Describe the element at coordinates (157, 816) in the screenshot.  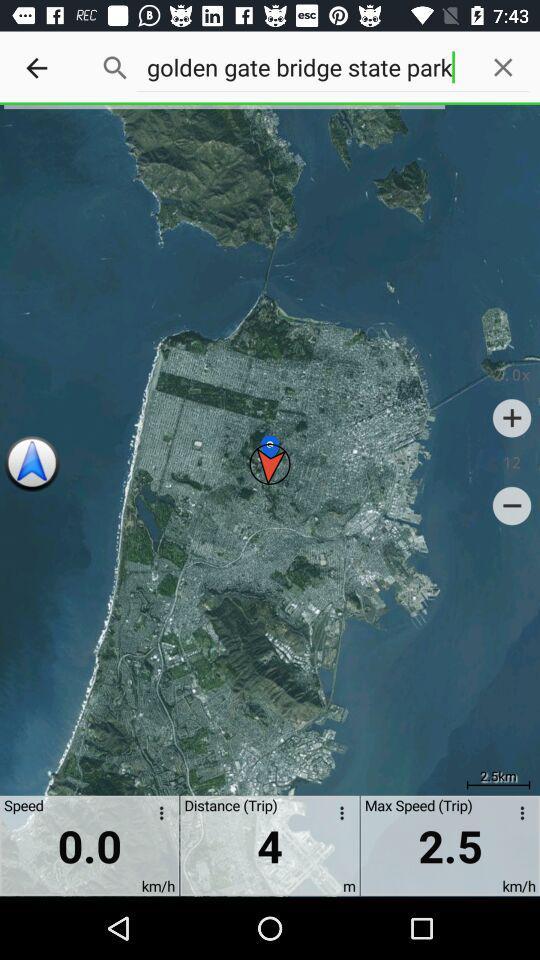
I see `the more icon` at that location.